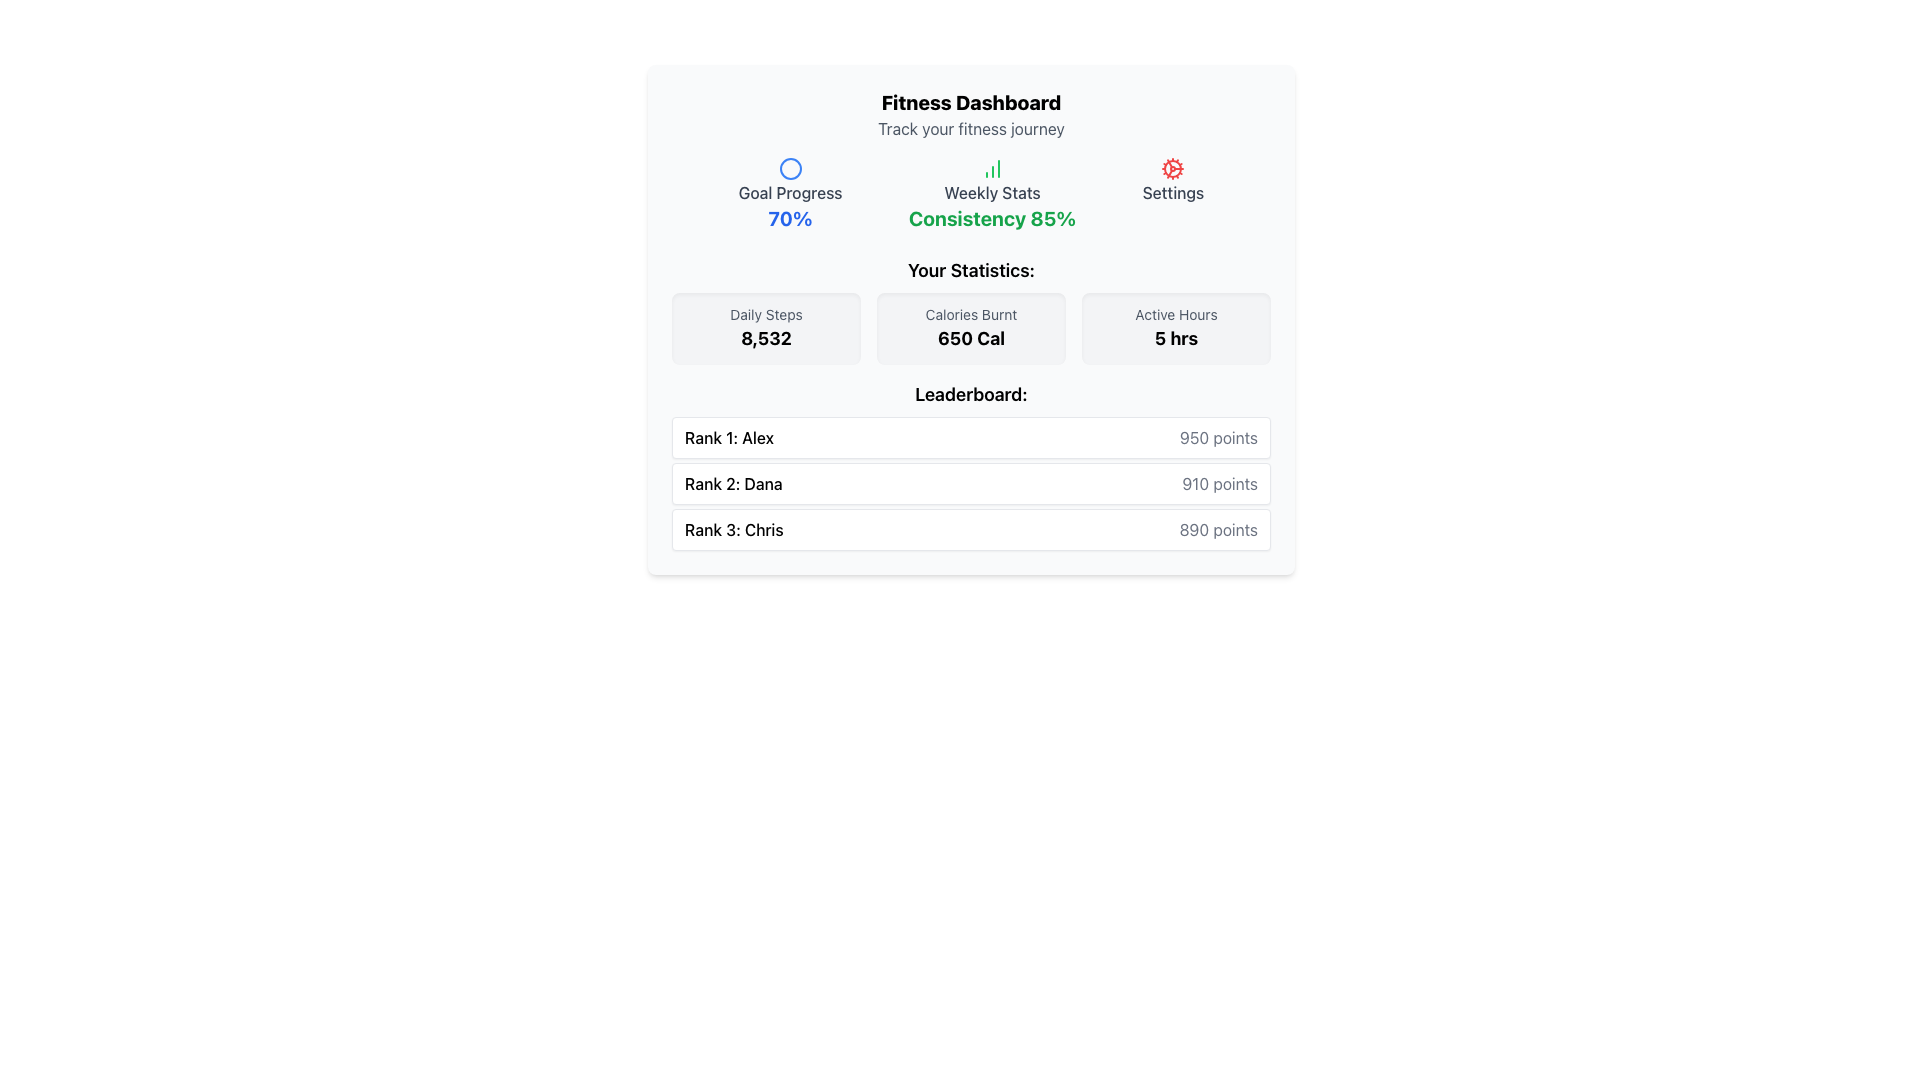 This screenshot has height=1080, width=1920. What do you see at coordinates (971, 394) in the screenshot?
I see `the 'Leaderboard:' text label, which is a bold, large font element positioned centrally above the ranking information list` at bounding box center [971, 394].